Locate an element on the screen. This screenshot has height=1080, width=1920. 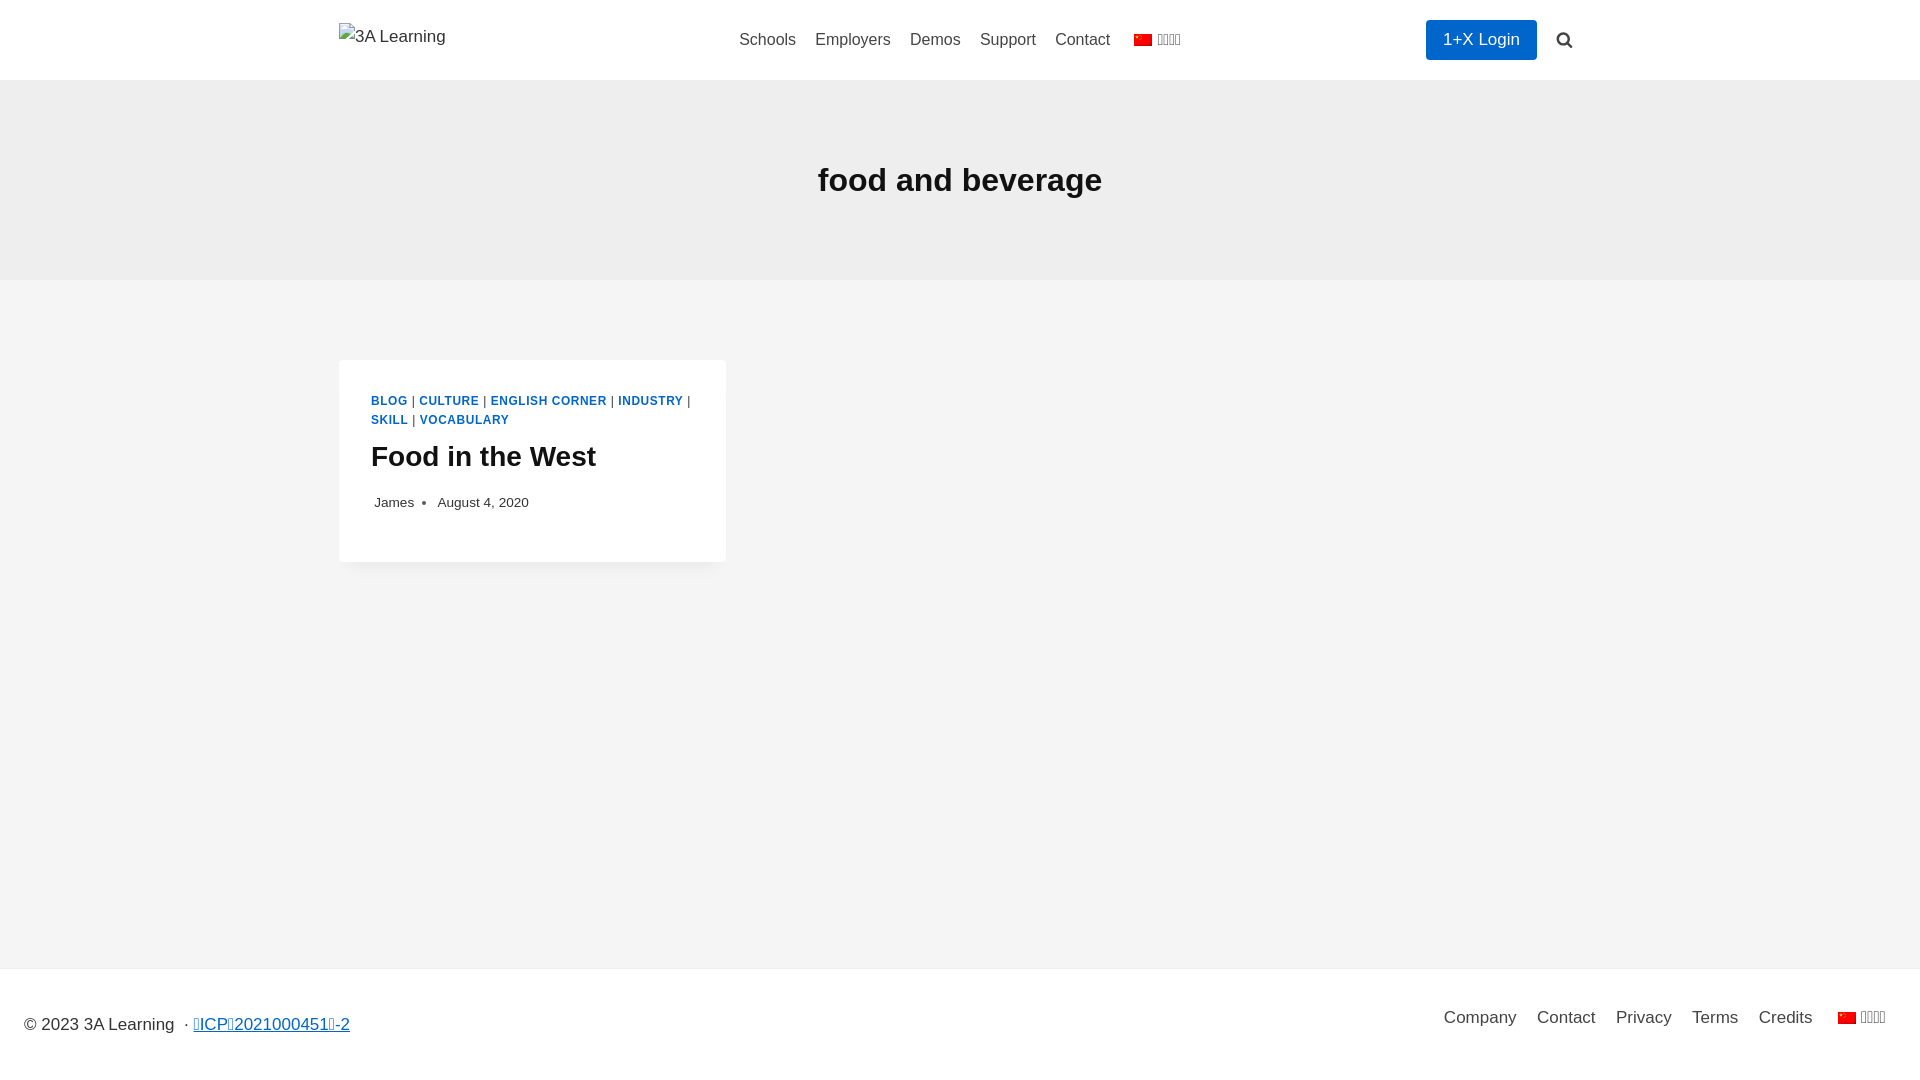
'ENGLISH CORNER' is located at coordinates (490, 401).